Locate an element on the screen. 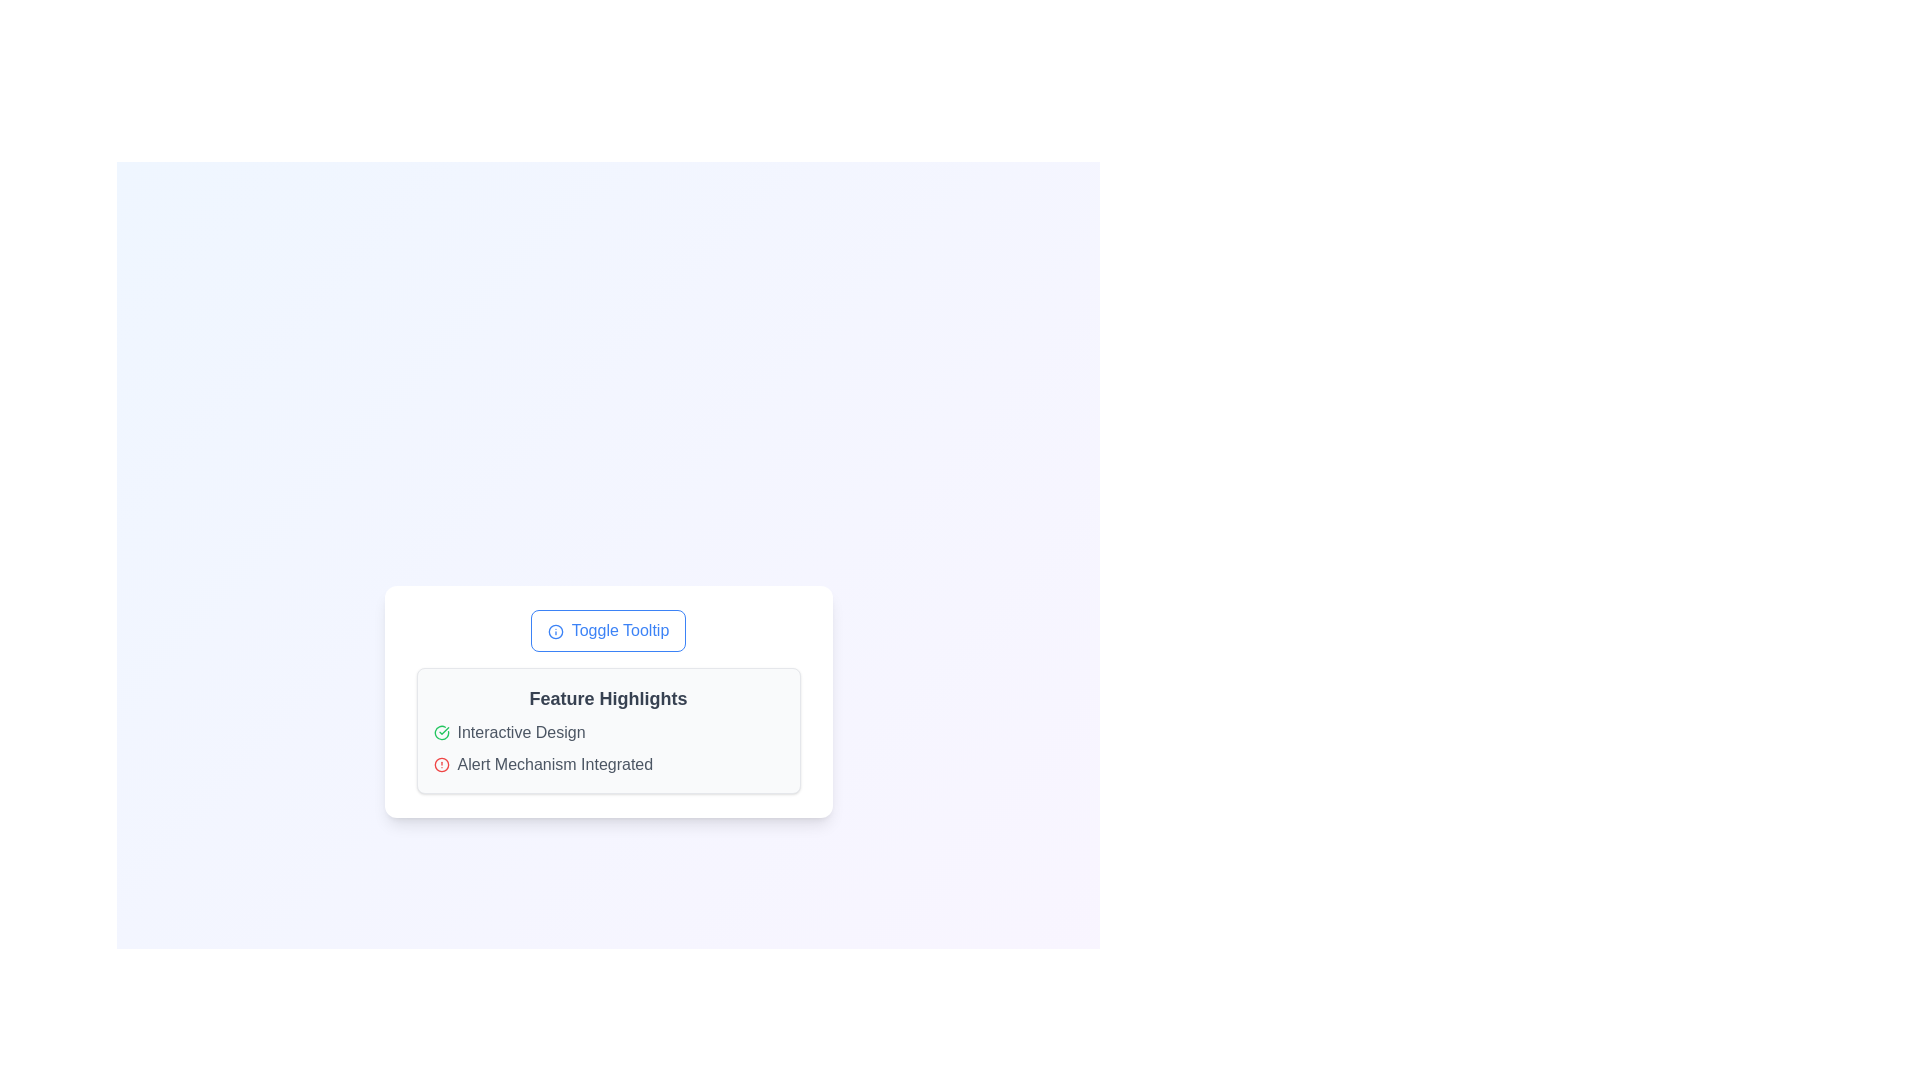 The image size is (1920, 1080). the status of the success indicator located to the left of the 'Interactive Design' label is located at coordinates (440, 732).